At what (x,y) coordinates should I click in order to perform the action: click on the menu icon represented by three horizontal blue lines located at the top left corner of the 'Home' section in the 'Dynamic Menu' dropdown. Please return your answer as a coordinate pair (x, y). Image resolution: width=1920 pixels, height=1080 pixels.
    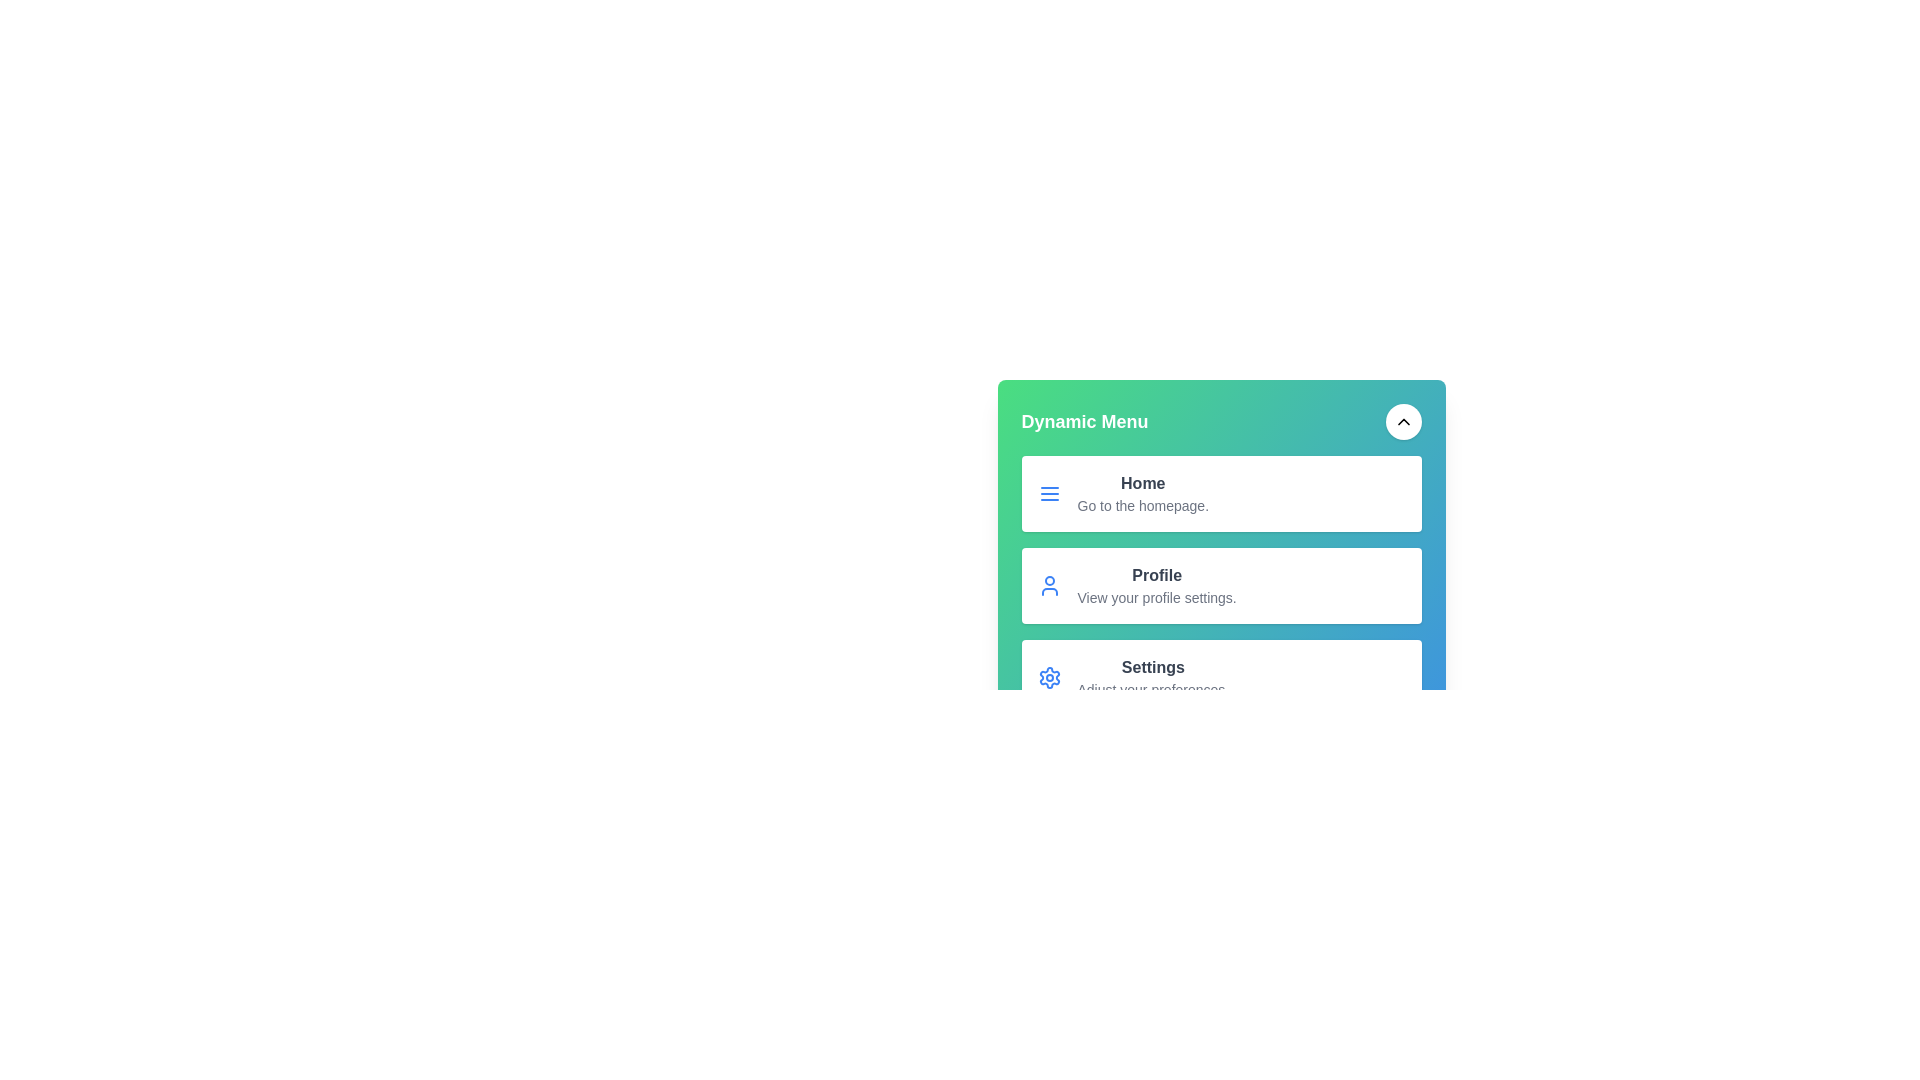
    Looking at the image, I should click on (1048, 493).